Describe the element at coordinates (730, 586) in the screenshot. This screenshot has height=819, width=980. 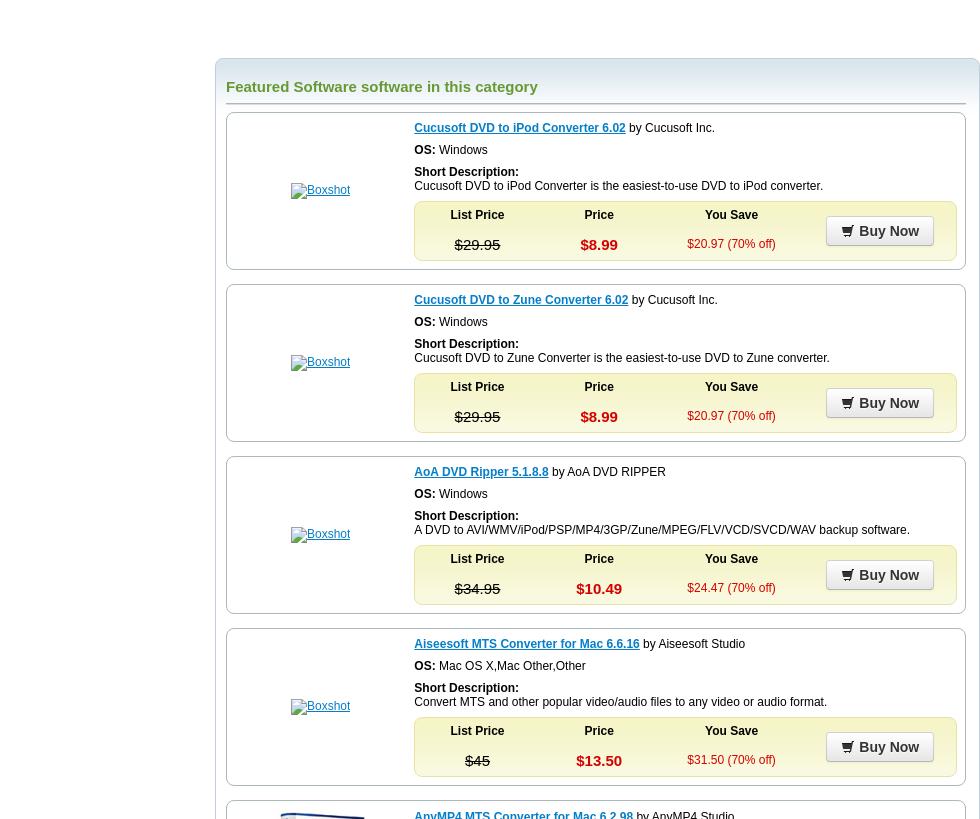
I see `'$24.47 (70% off)'` at that location.